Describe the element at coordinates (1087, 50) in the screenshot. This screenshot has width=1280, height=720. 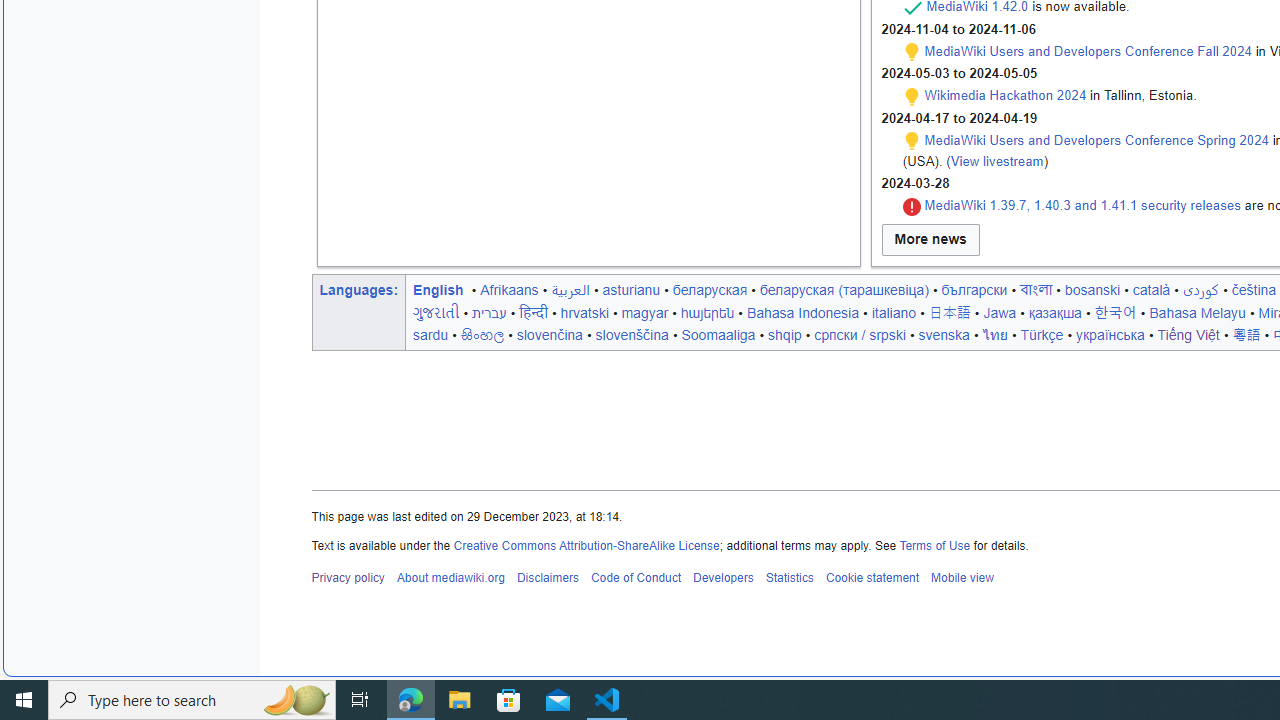
I see `'MediaWiki Users and Developers Conference Fall 2024'` at that location.